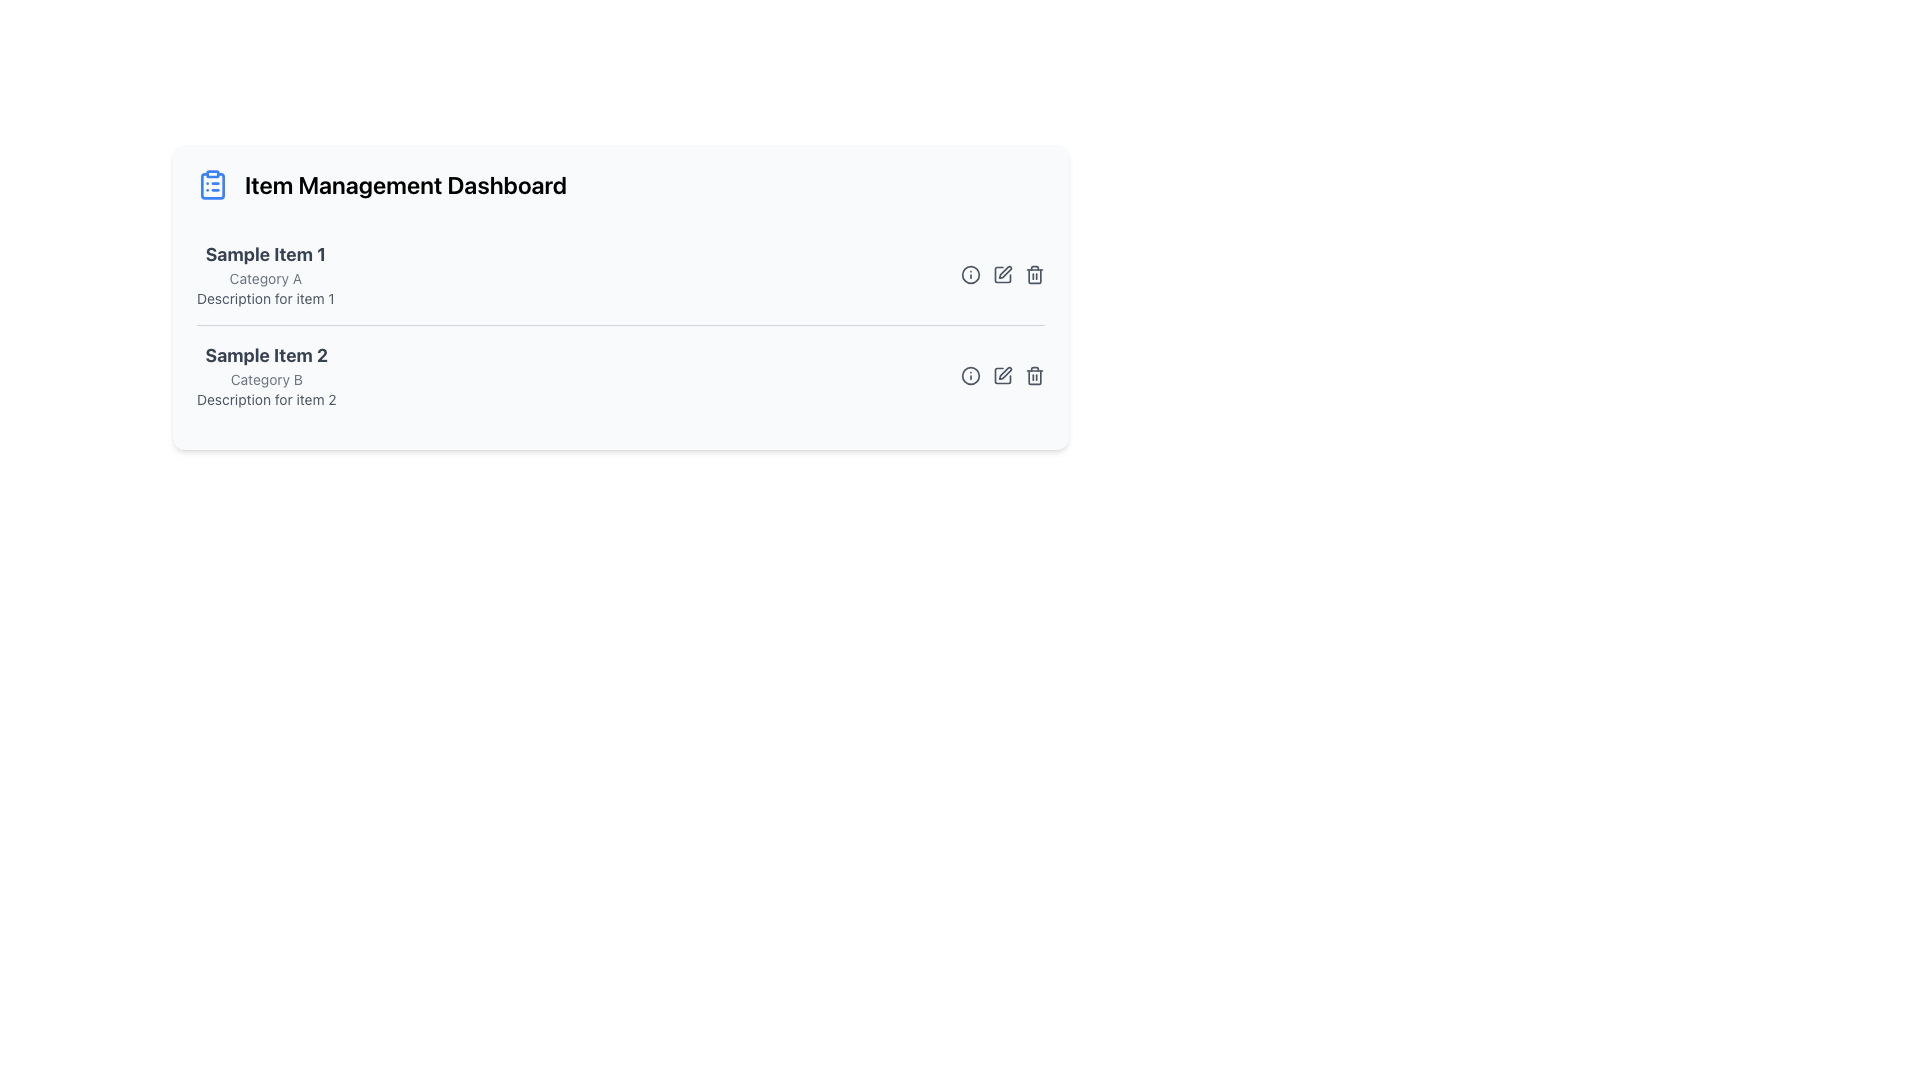 The height and width of the screenshot is (1080, 1920). What do you see at coordinates (970, 274) in the screenshot?
I see `the circular graphical decoration within the information icon located to the right of 'Sample Item 2' in the action icon set` at bounding box center [970, 274].